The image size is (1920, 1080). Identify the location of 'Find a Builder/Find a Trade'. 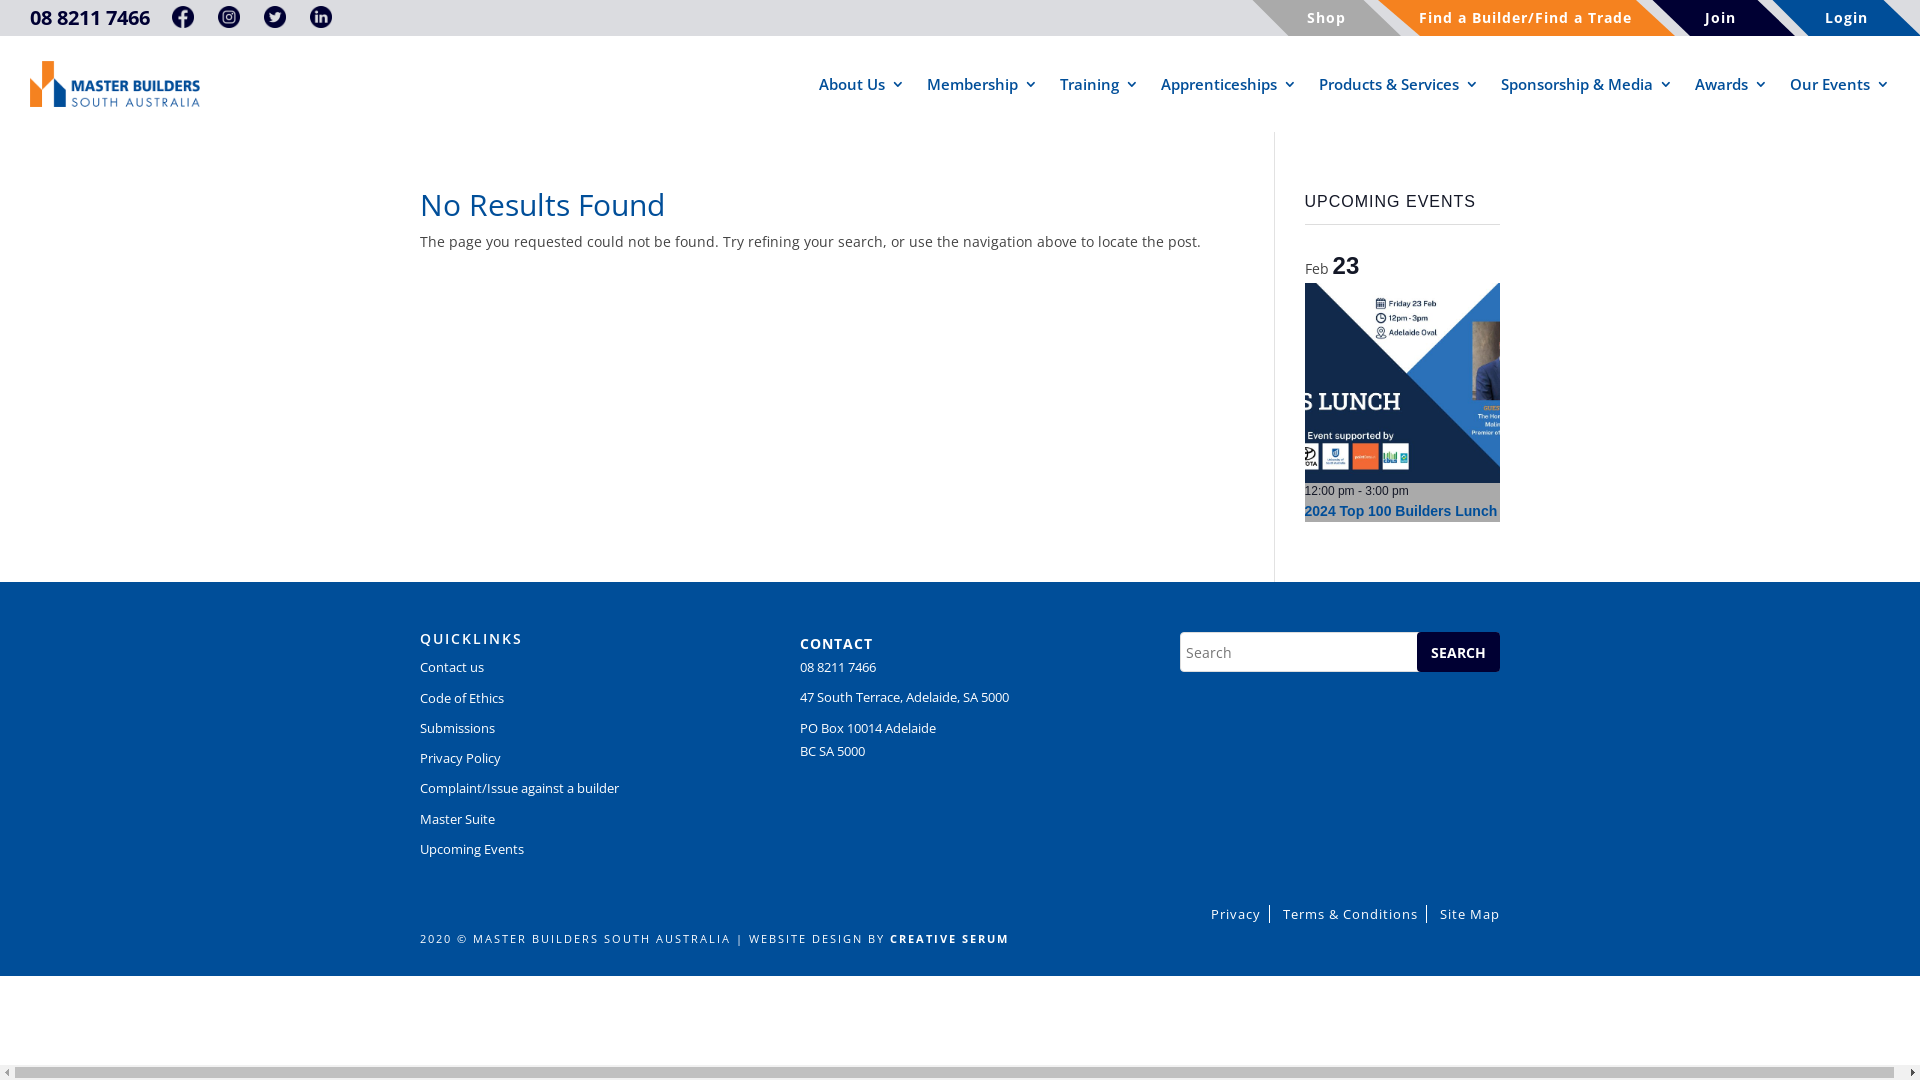
(1524, 18).